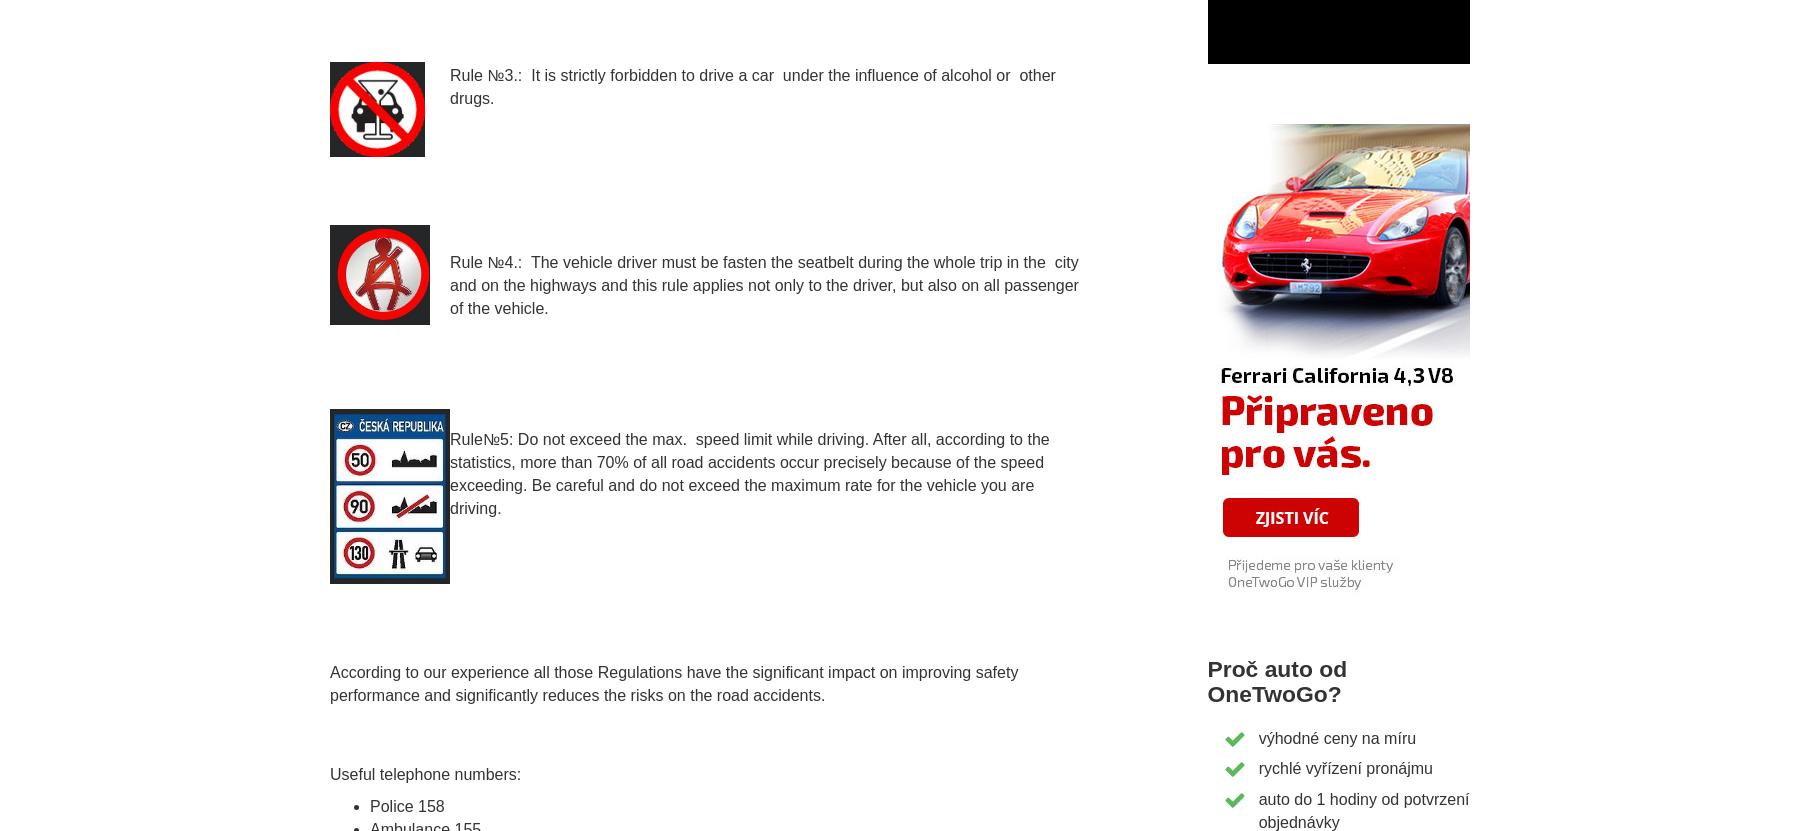 This screenshot has height=831, width=1800. I want to click on 'According to our experience all those Regulations have the significant impact on improving safety performance and significantly reduces the risks on the road accidents.', so click(673, 683).